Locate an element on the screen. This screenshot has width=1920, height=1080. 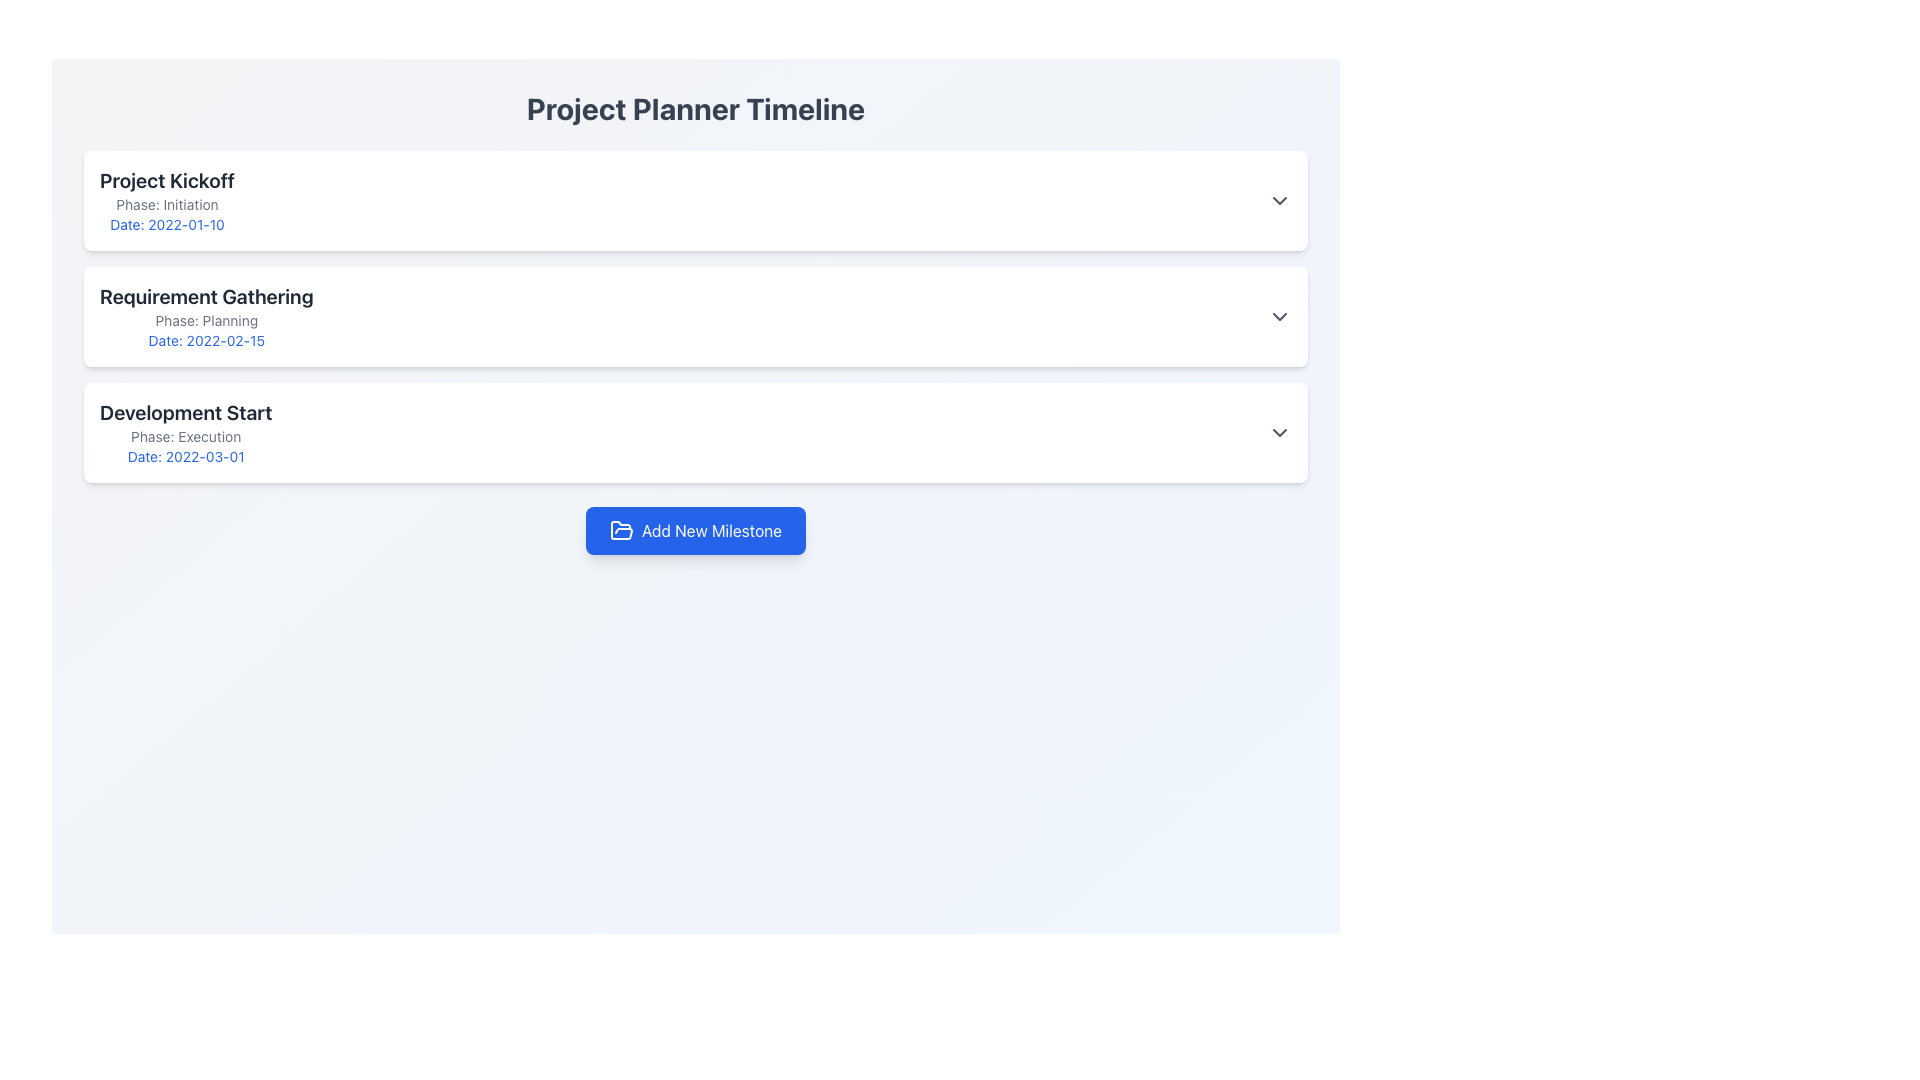
the static text element displaying 'Project Planner Timeline', which is bold, large, and dark gray, located at the top center of the view is located at coordinates (696, 120).